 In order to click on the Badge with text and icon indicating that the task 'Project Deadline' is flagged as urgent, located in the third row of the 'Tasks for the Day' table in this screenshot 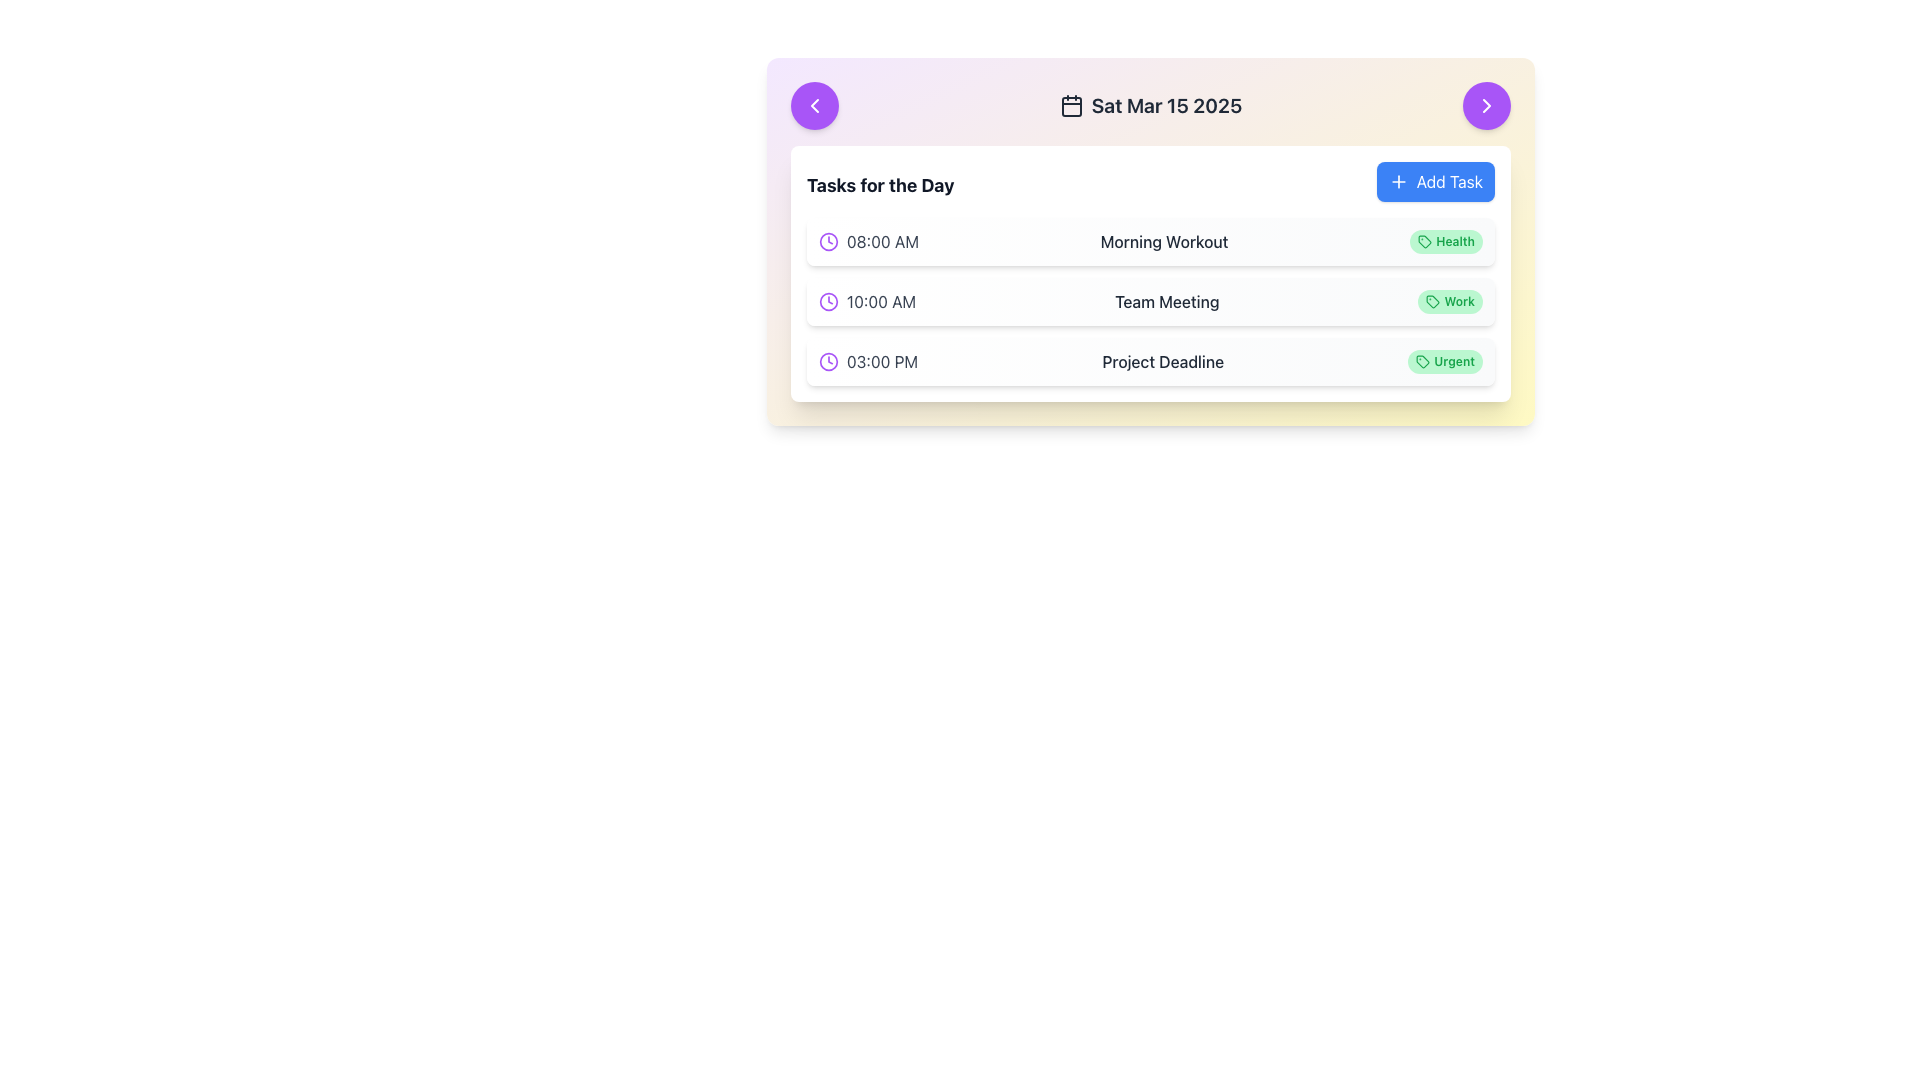, I will do `click(1445, 362)`.